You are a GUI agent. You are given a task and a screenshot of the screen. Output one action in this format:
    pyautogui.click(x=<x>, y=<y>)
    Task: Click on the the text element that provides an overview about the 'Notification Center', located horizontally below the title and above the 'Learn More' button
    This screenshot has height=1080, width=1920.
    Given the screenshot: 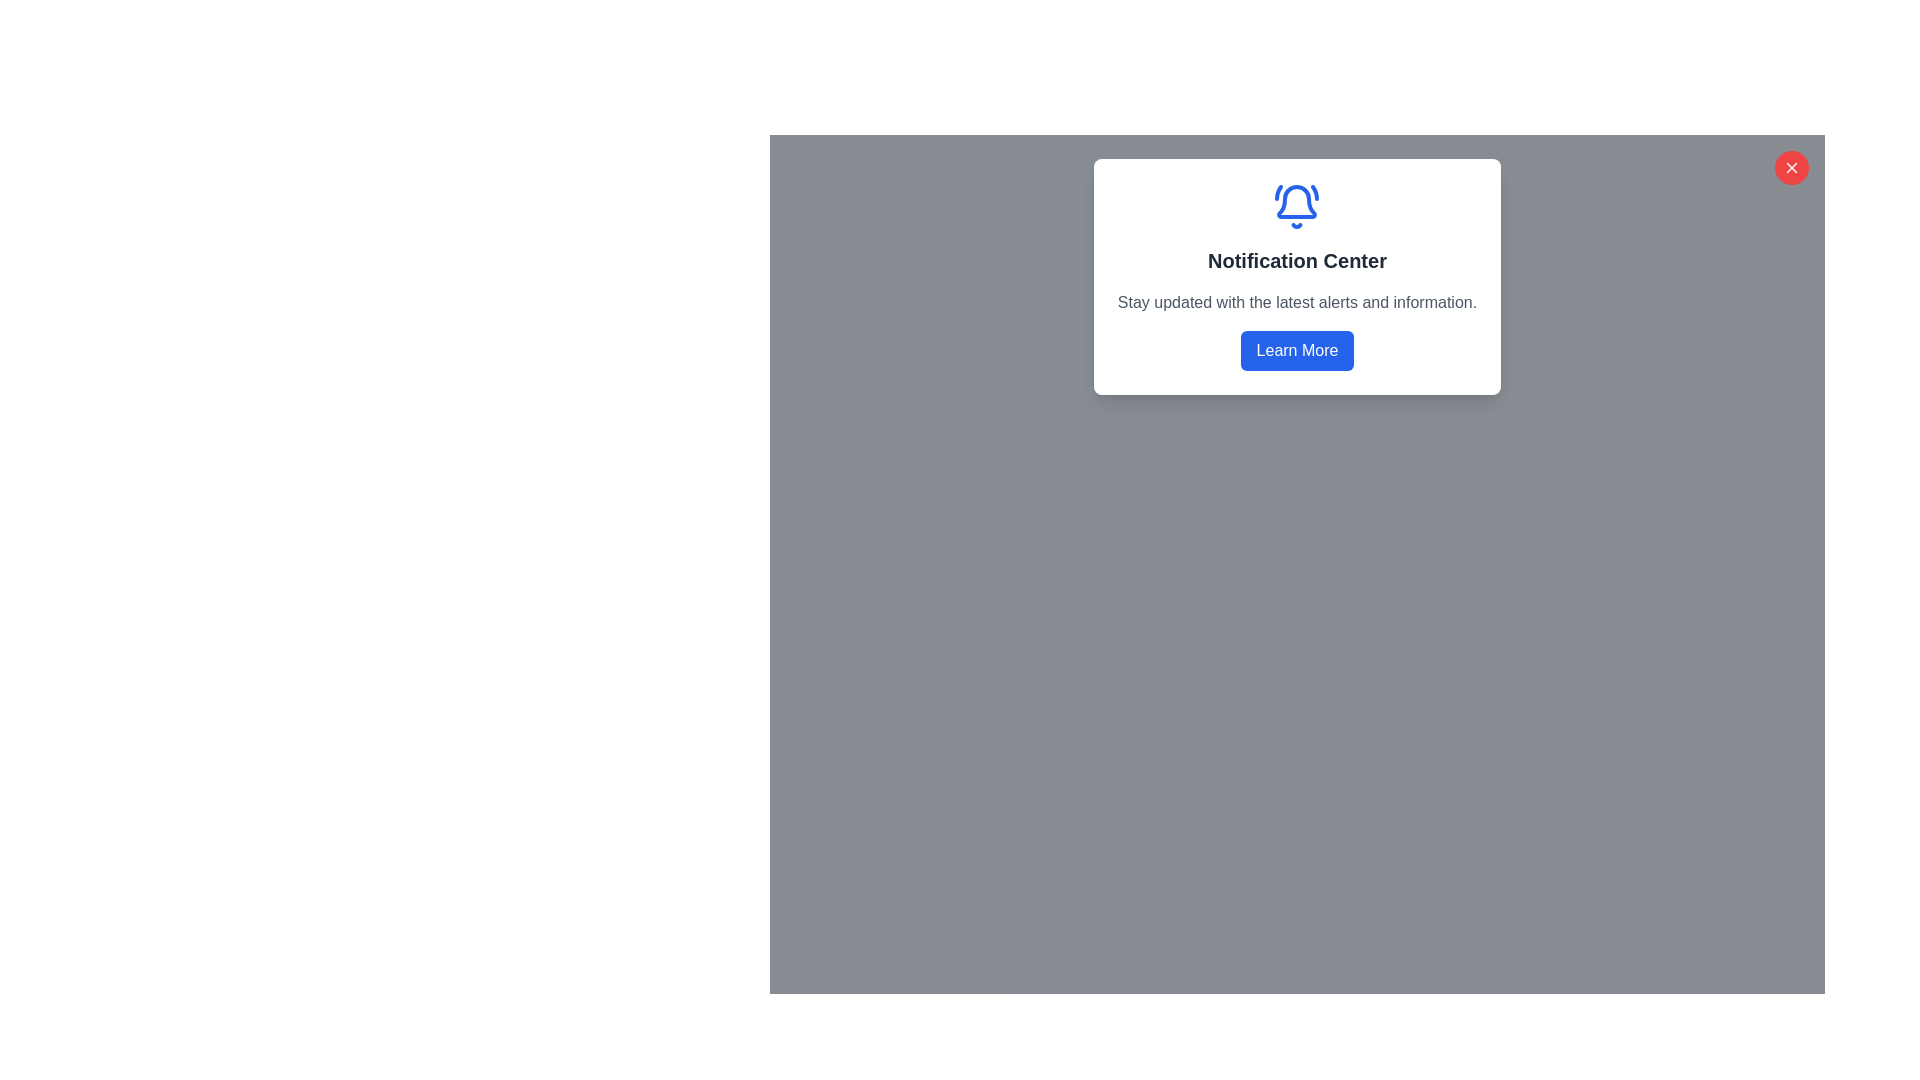 What is the action you would take?
    pyautogui.click(x=1297, y=303)
    